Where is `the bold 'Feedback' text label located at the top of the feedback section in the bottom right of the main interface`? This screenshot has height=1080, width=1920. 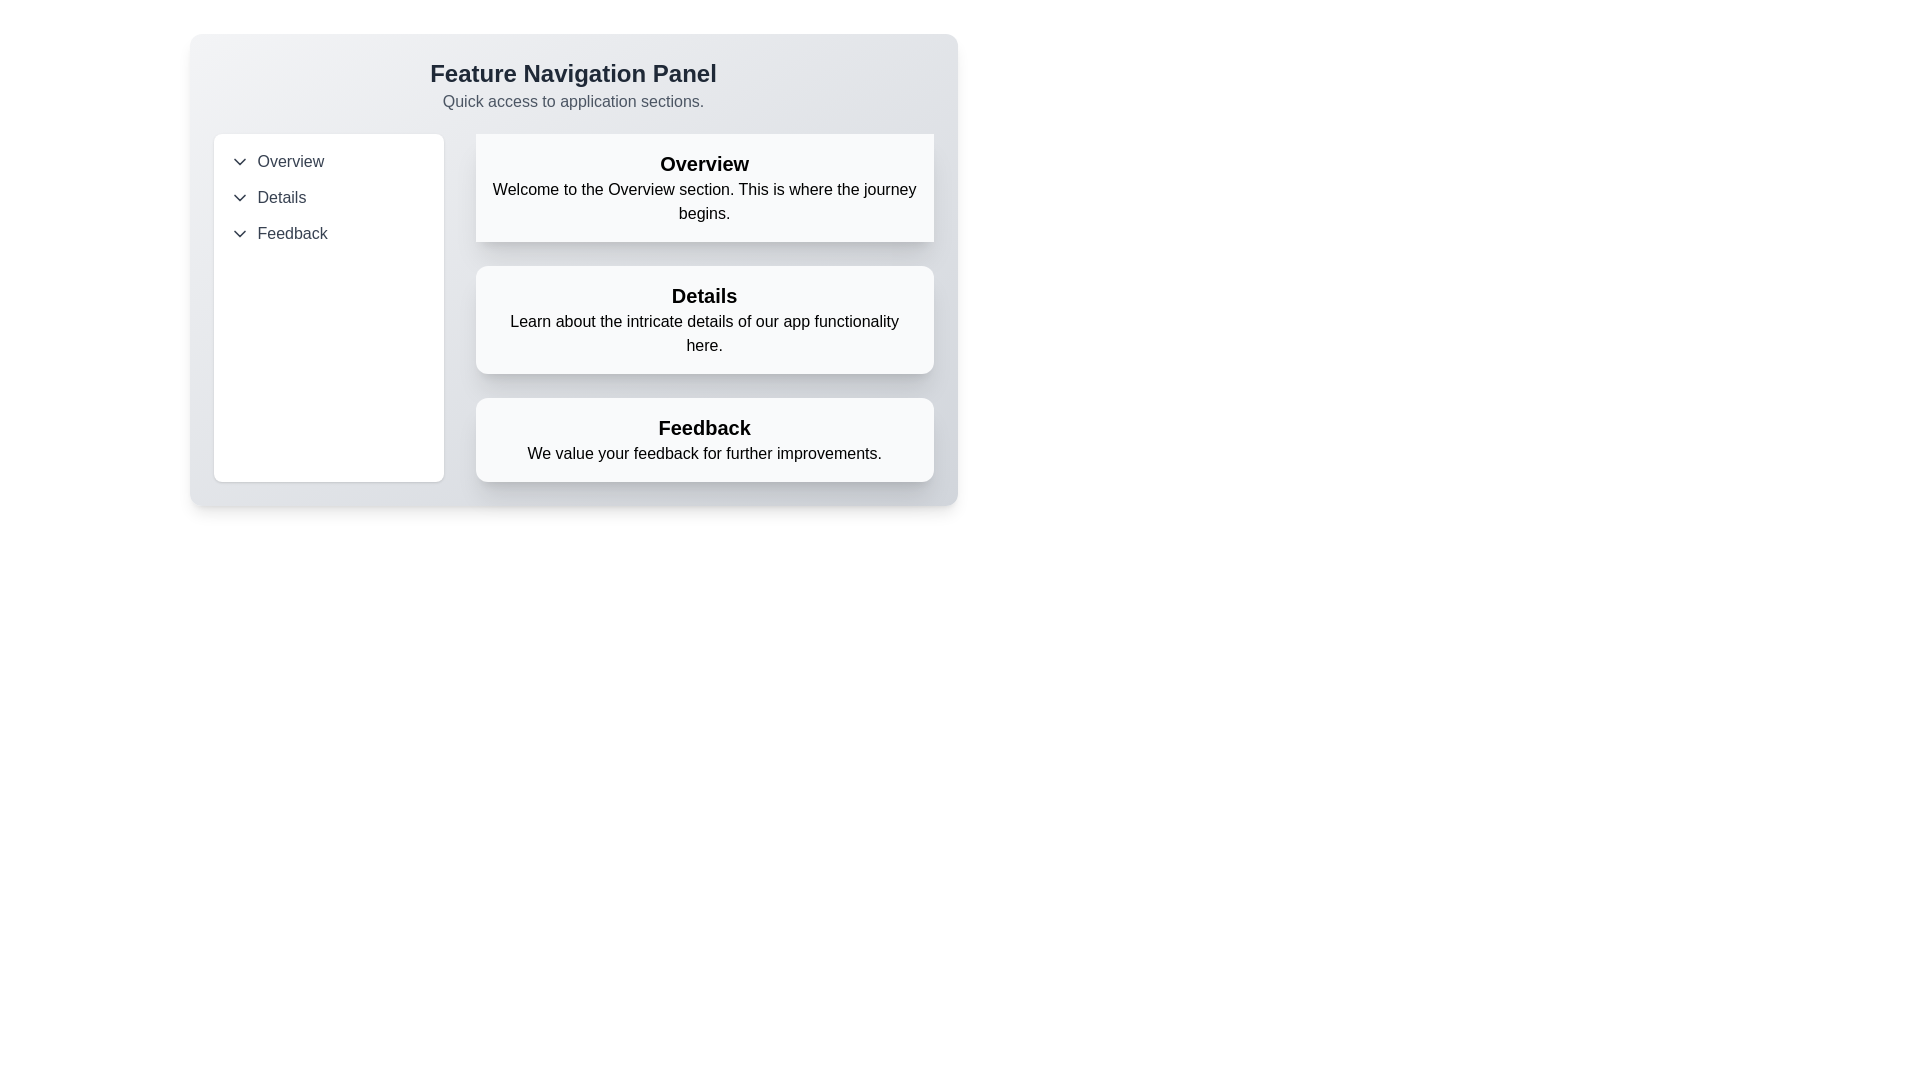
the bold 'Feedback' text label located at the top of the feedback section in the bottom right of the main interface is located at coordinates (704, 427).